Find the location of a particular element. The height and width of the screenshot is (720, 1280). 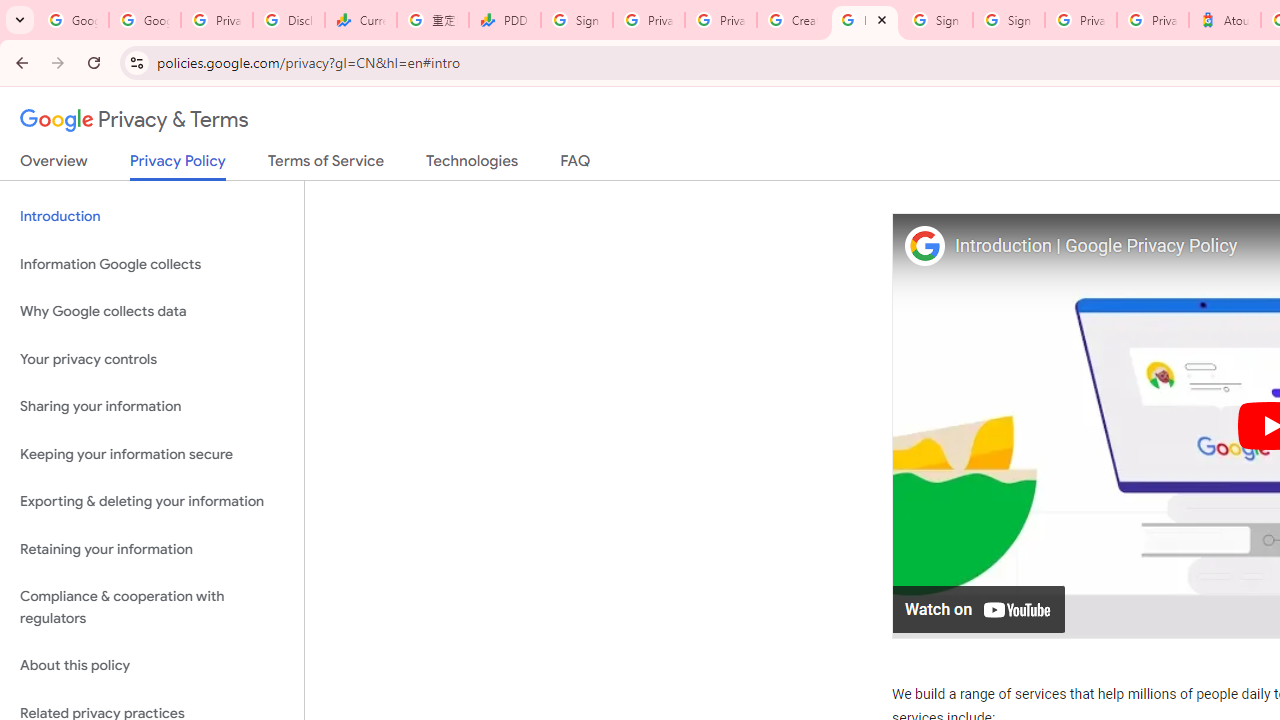

'Create your Google Account' is located at coordinates (791, 20).